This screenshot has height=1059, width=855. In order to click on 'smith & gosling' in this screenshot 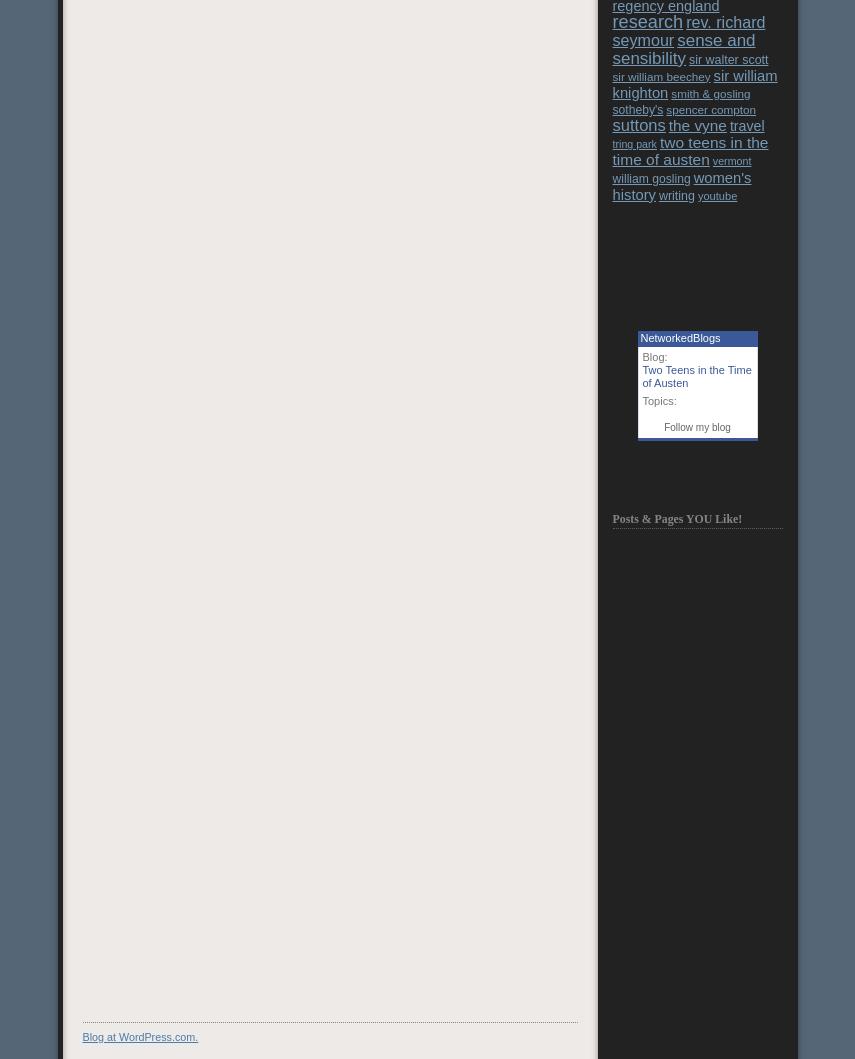, I will do `click(671, 92)`.